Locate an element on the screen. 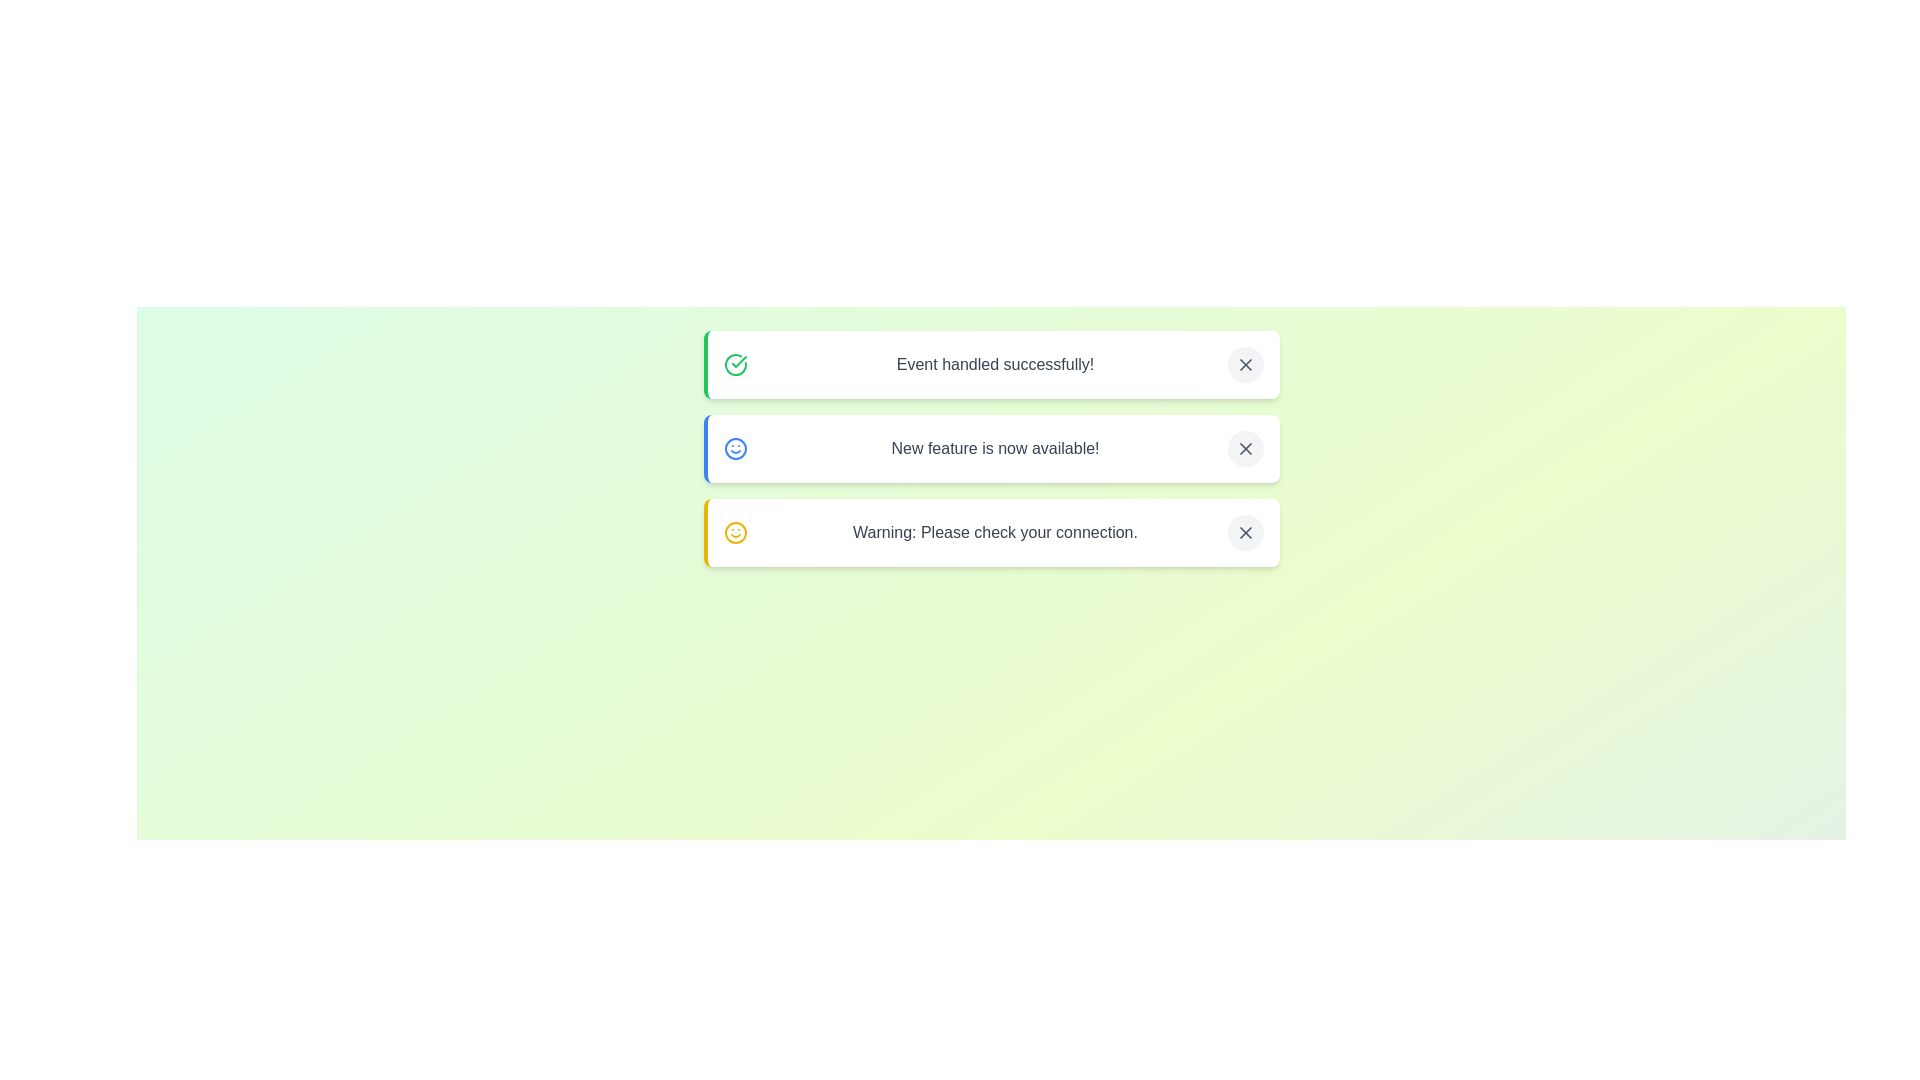 This screenshot has width=1920, height=1080. the warning message text label that displays connectivity issues, located in the lowest notification box to the right of a yellow icon is located at coordinates (995, 531).